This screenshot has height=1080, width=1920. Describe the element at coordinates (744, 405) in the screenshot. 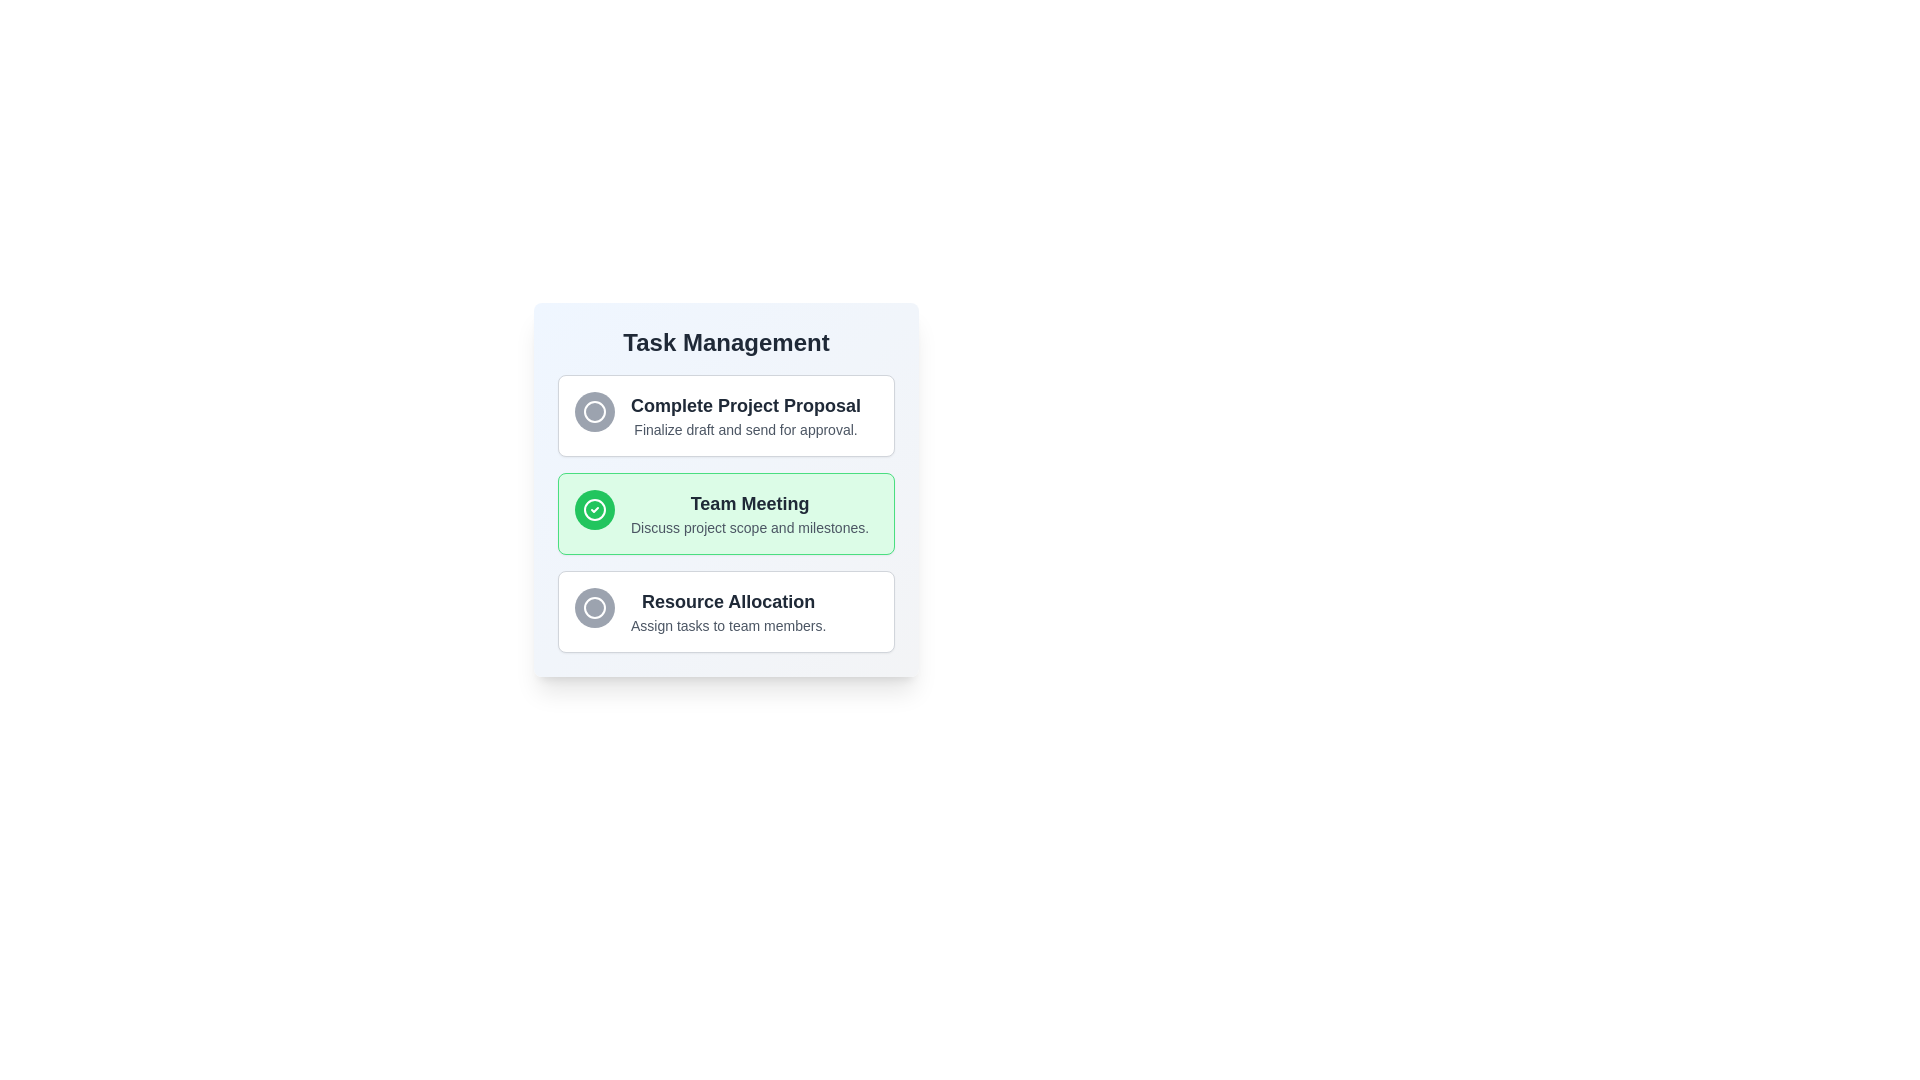

I see `the task description text to focus on it` at that location.